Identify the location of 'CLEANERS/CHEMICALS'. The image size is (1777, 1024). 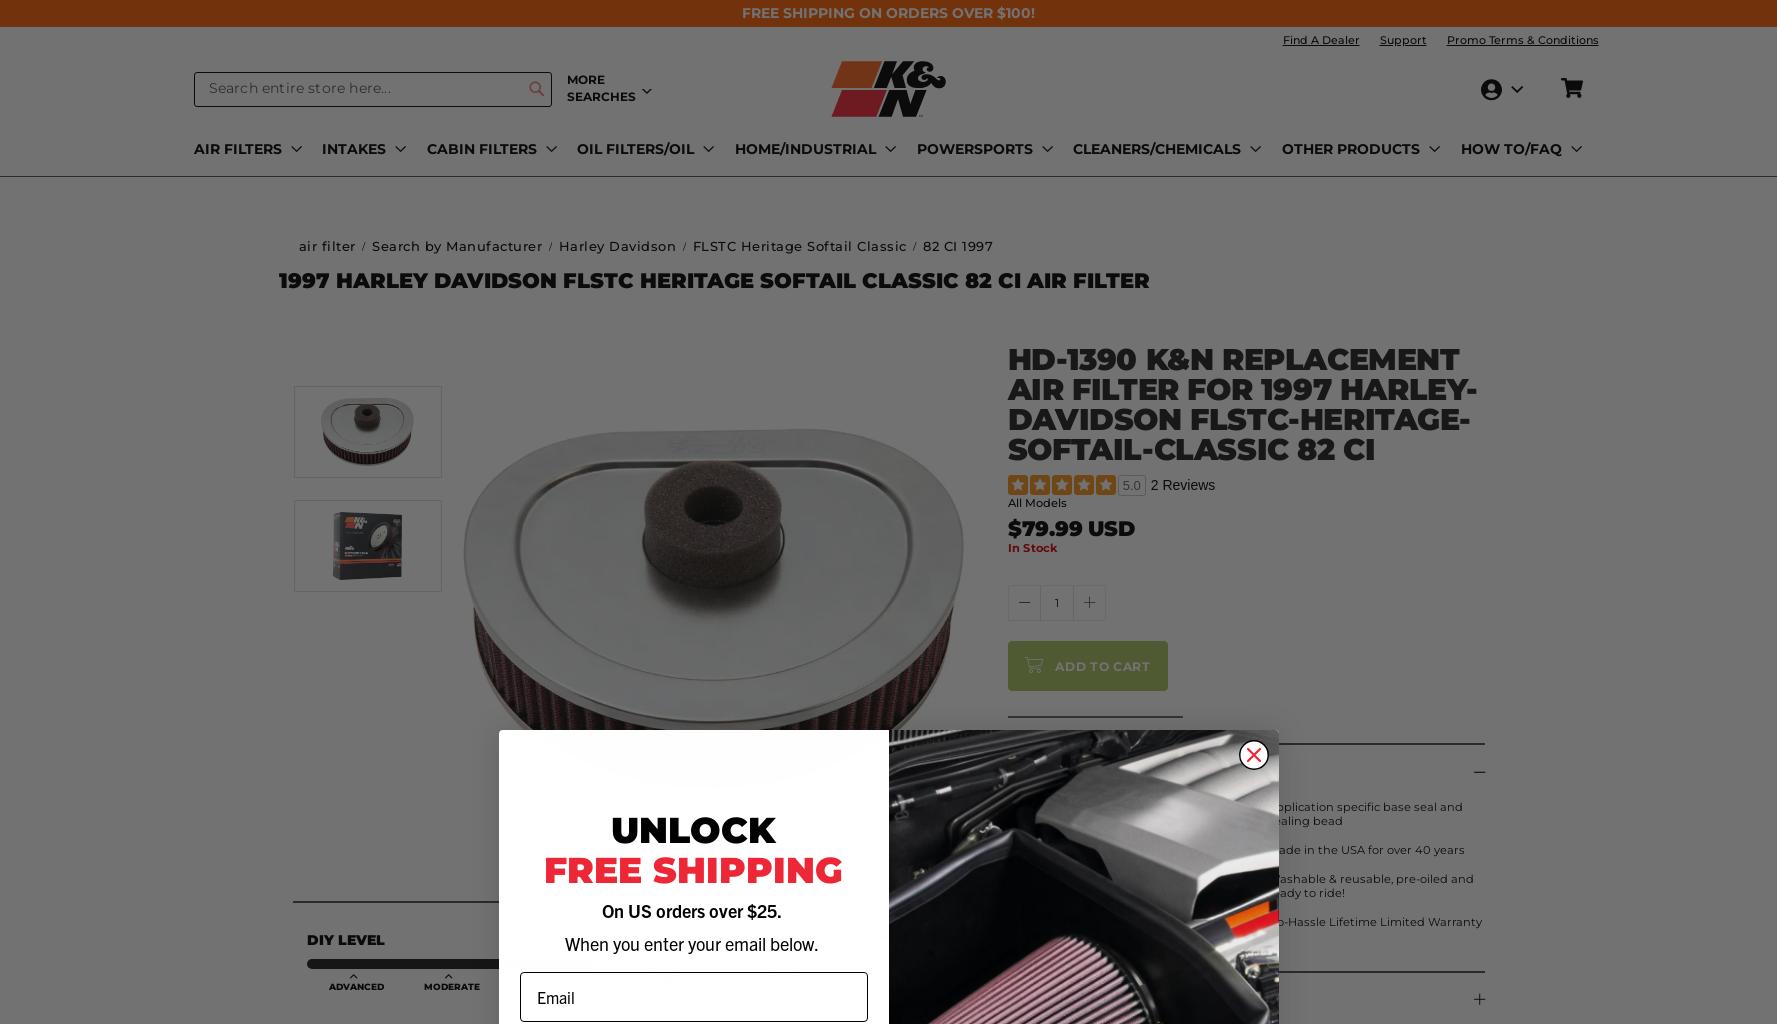
(1156, 147).